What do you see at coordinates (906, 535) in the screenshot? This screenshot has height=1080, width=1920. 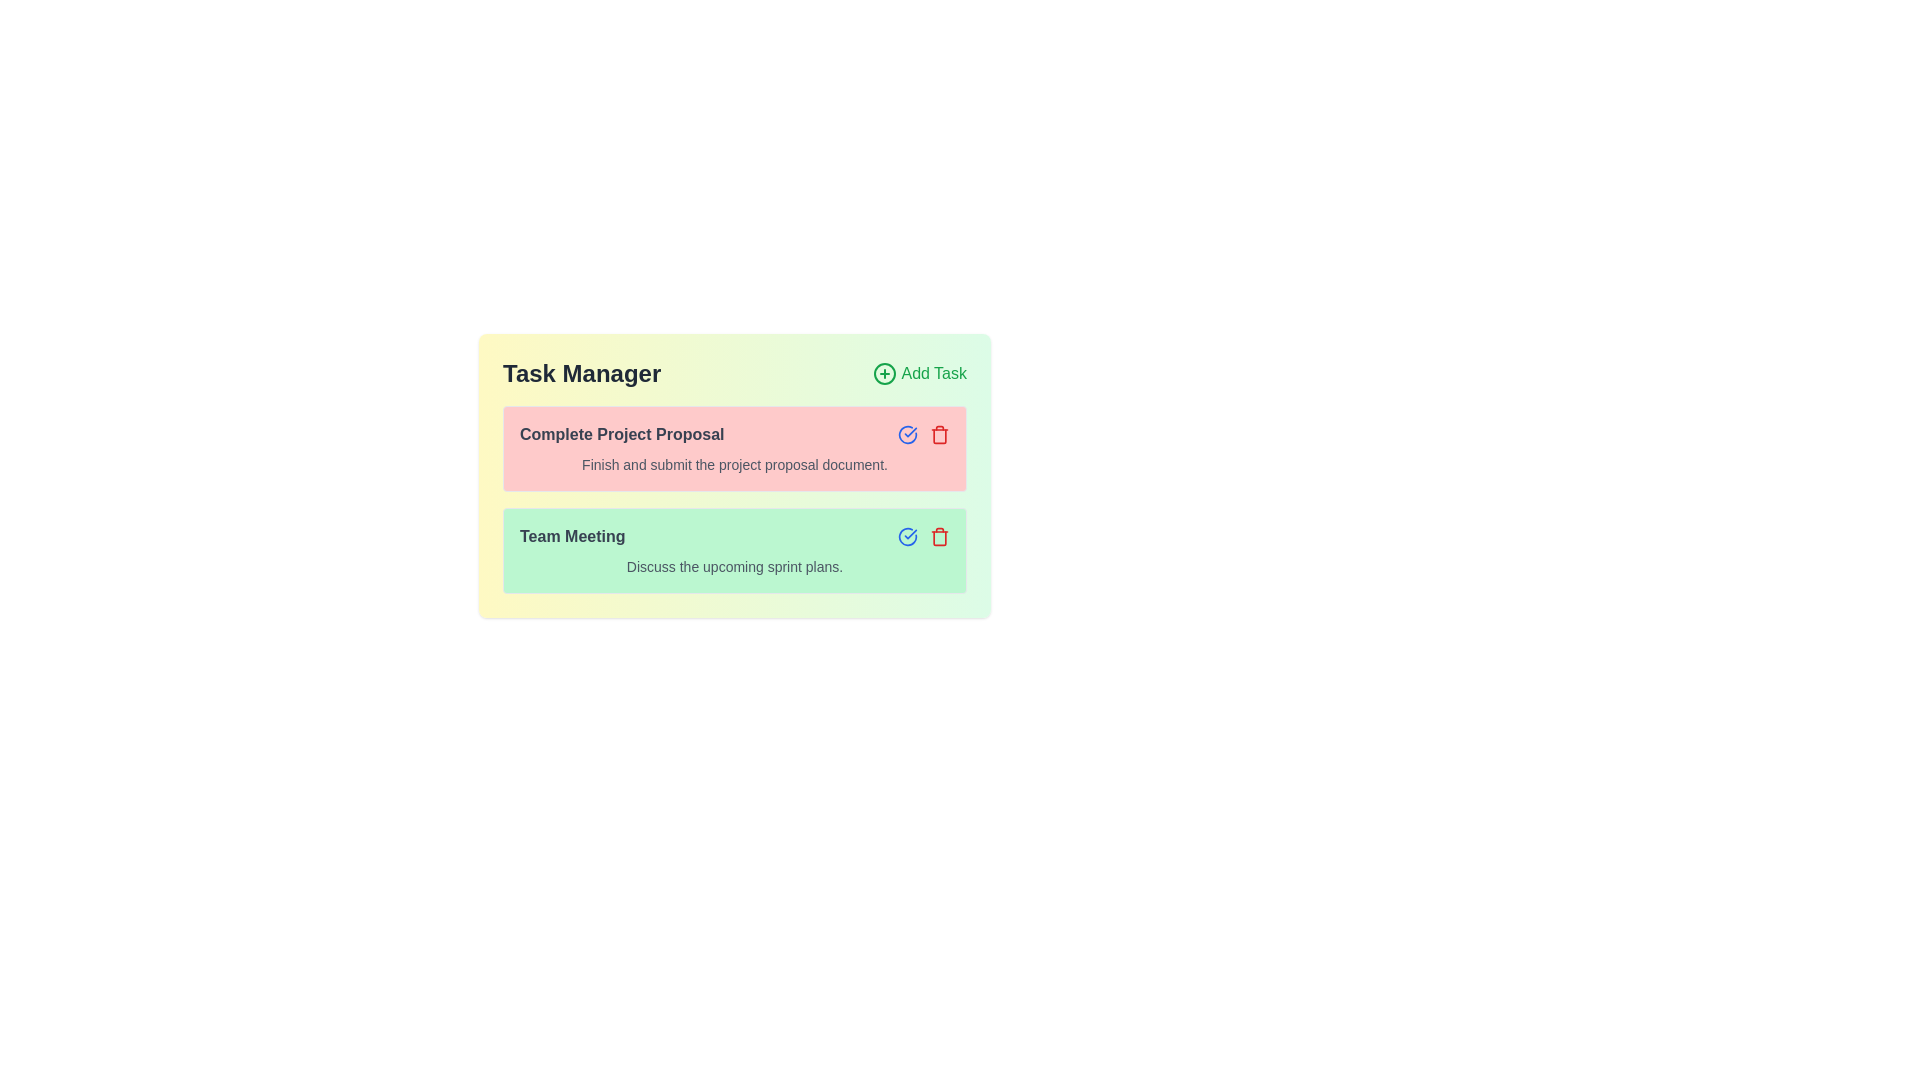 I see `the left confirmation icon to mark the 'Team Meeting' task as complete in the green highlighted task section under 'Task Manager'` at bounding box center [906, 535].